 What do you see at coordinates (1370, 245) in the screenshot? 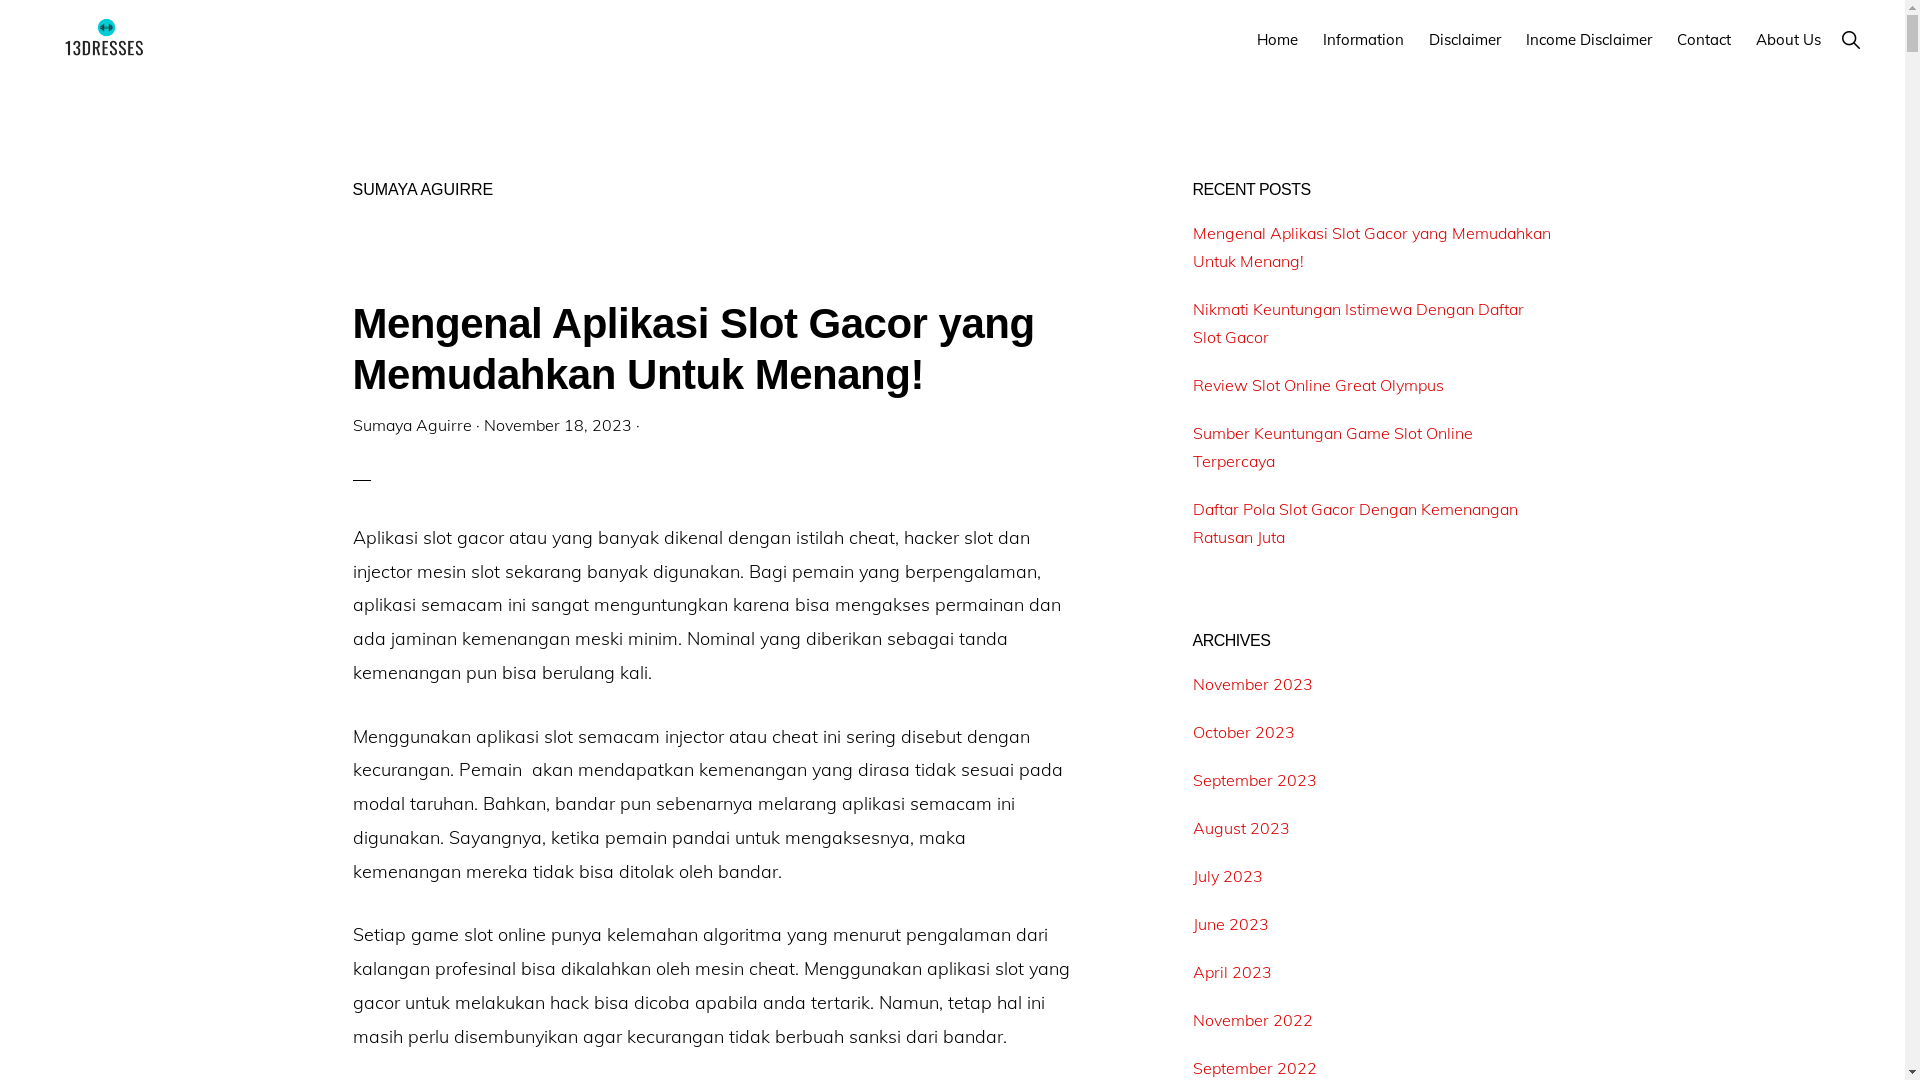
I see `'Mengenal Aplikasi Slot Gacor yang Memudahkan Untuk Menang!'` at bounding box center [1370, 245].